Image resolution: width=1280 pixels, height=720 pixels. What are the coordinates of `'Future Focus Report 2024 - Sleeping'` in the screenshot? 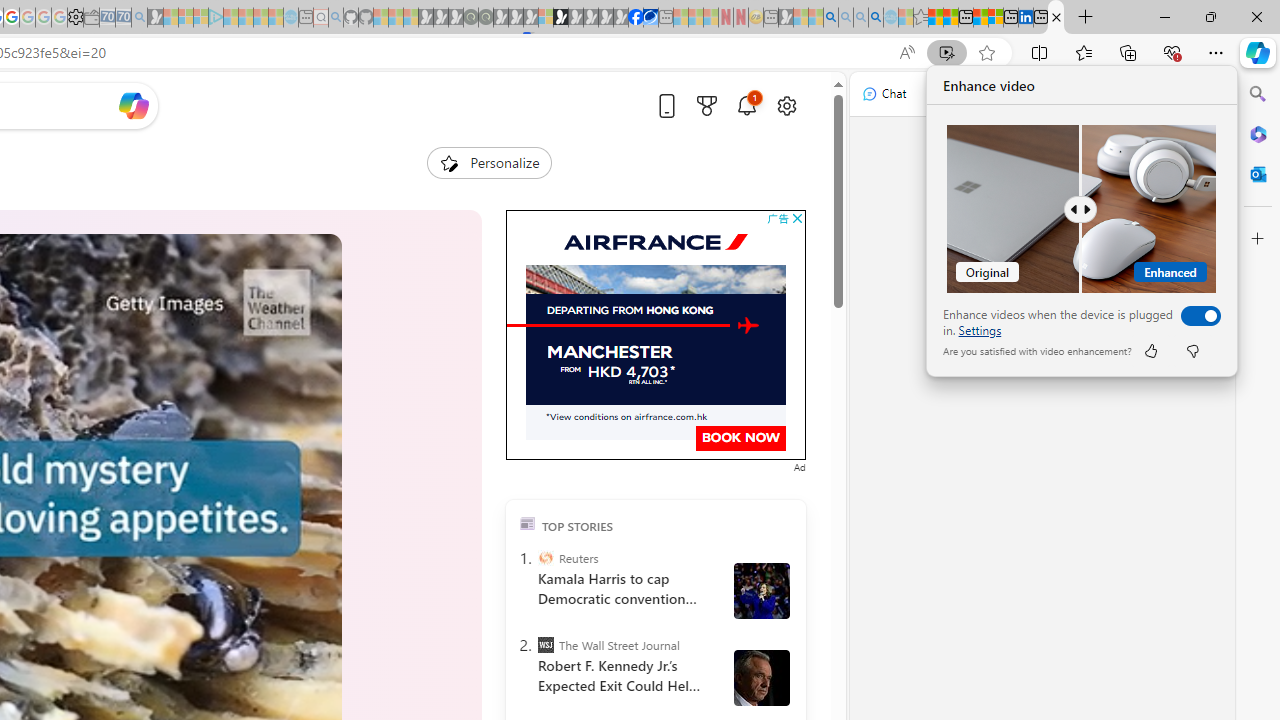 It's located at (485, 17).